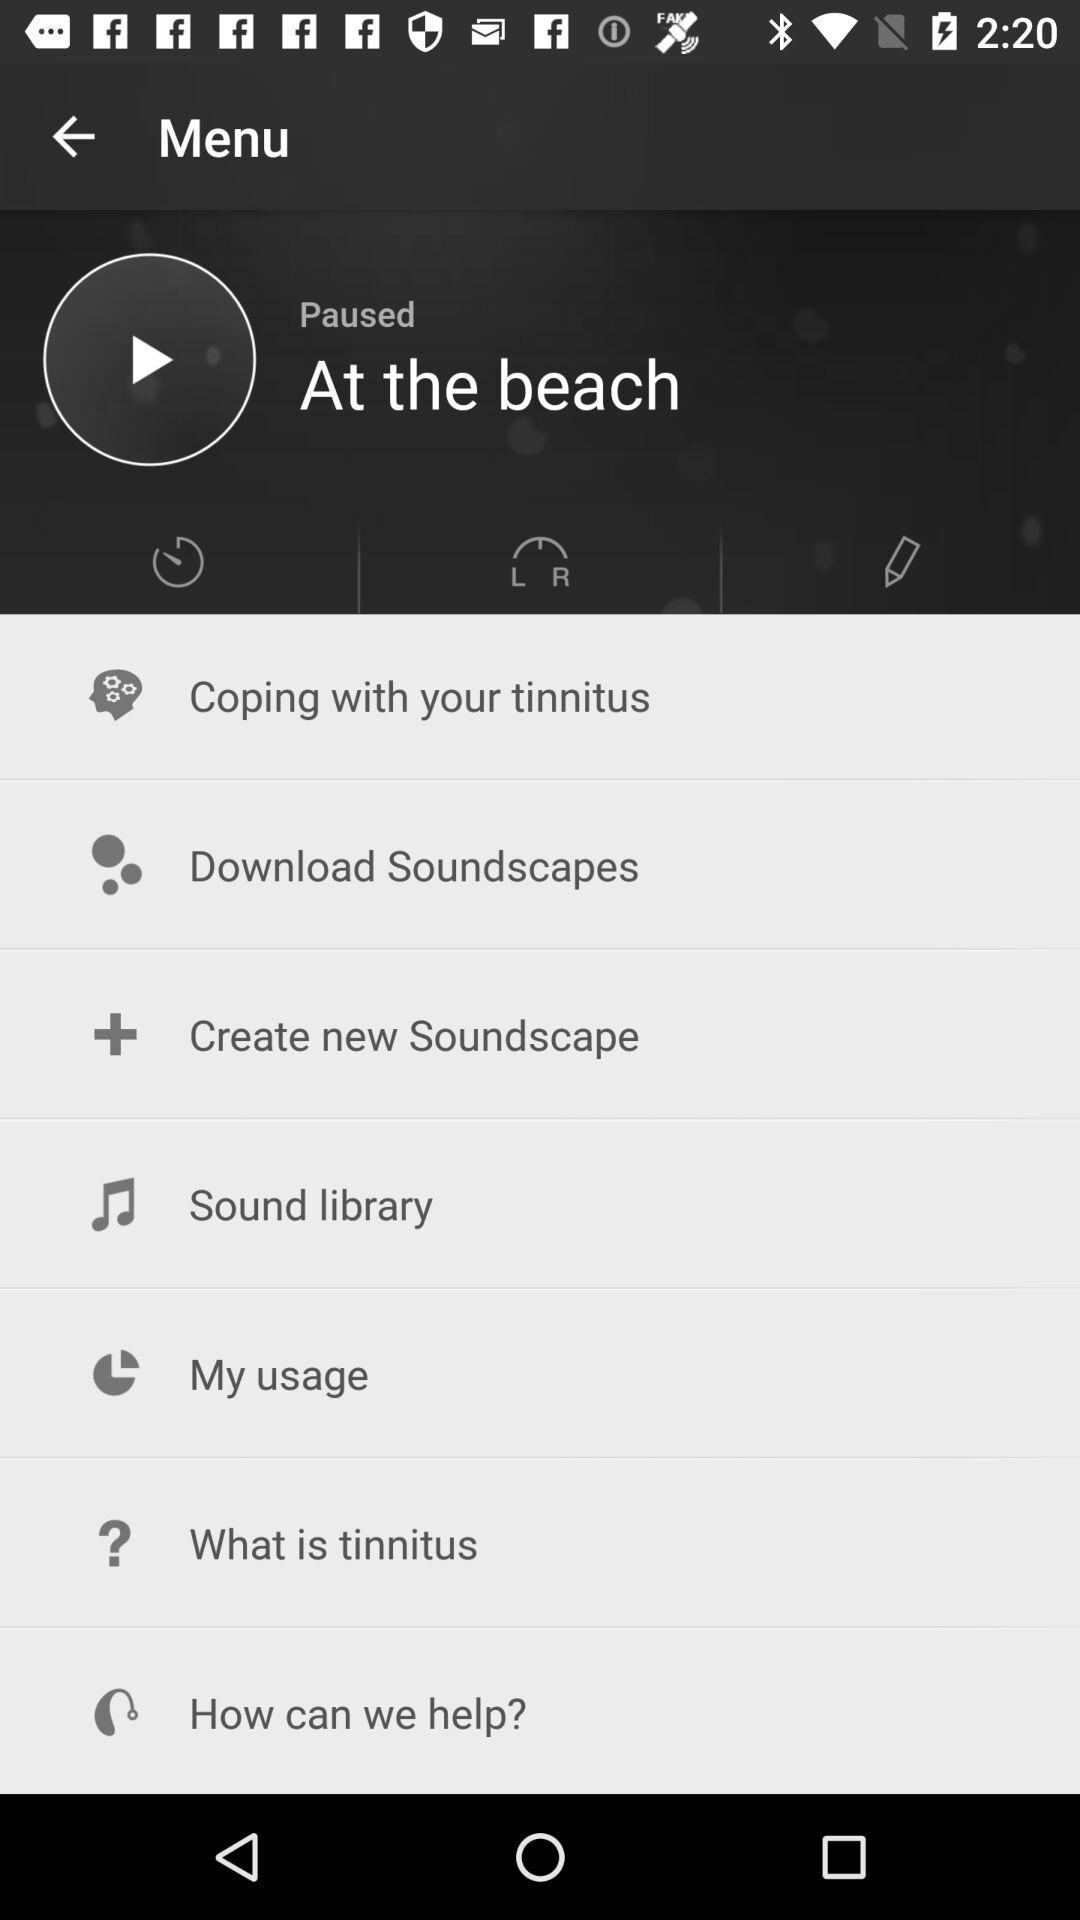 This screenshot has height=1920, width=1080. What do you see at coordinates (176, 560) in the screenshot?
I see `time` at bounding box center [176, 560].